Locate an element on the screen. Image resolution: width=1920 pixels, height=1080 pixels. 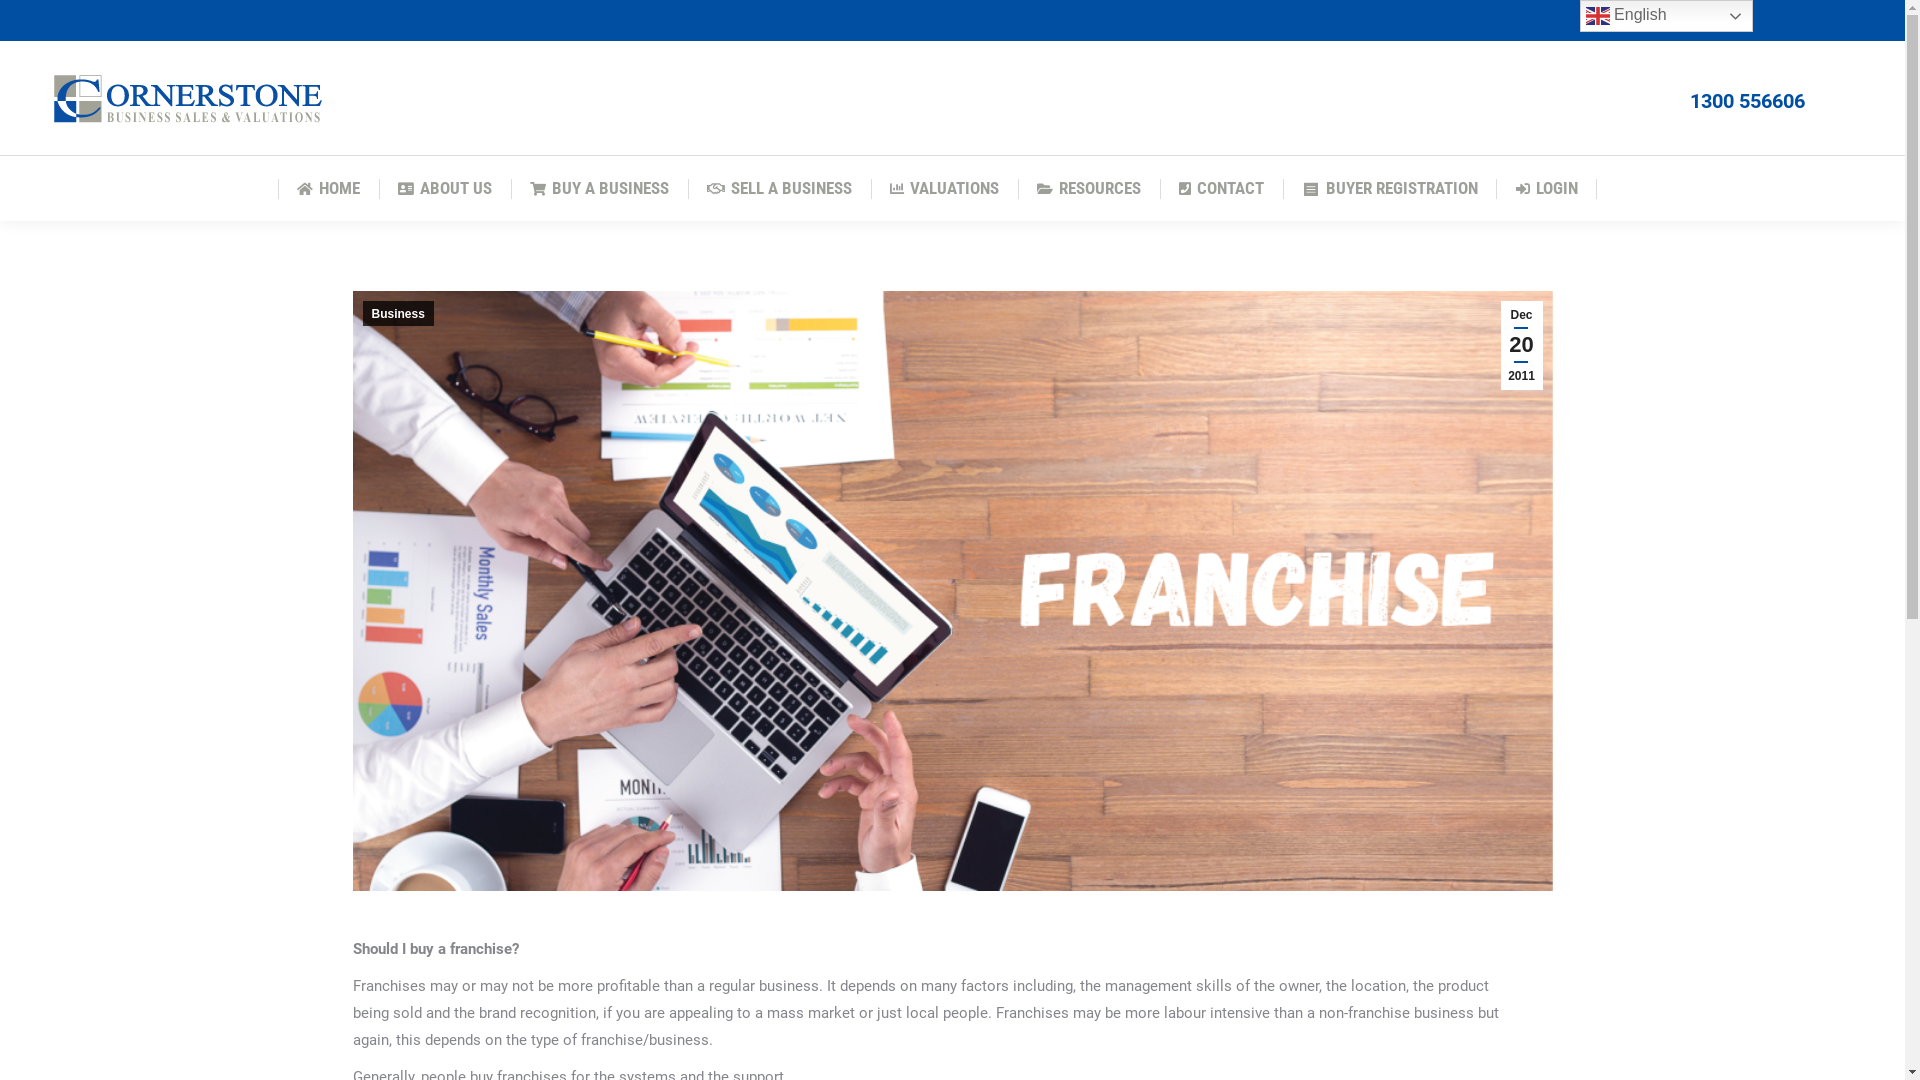
'BUY A BUSINESS' is located at coordinates (523, 188).